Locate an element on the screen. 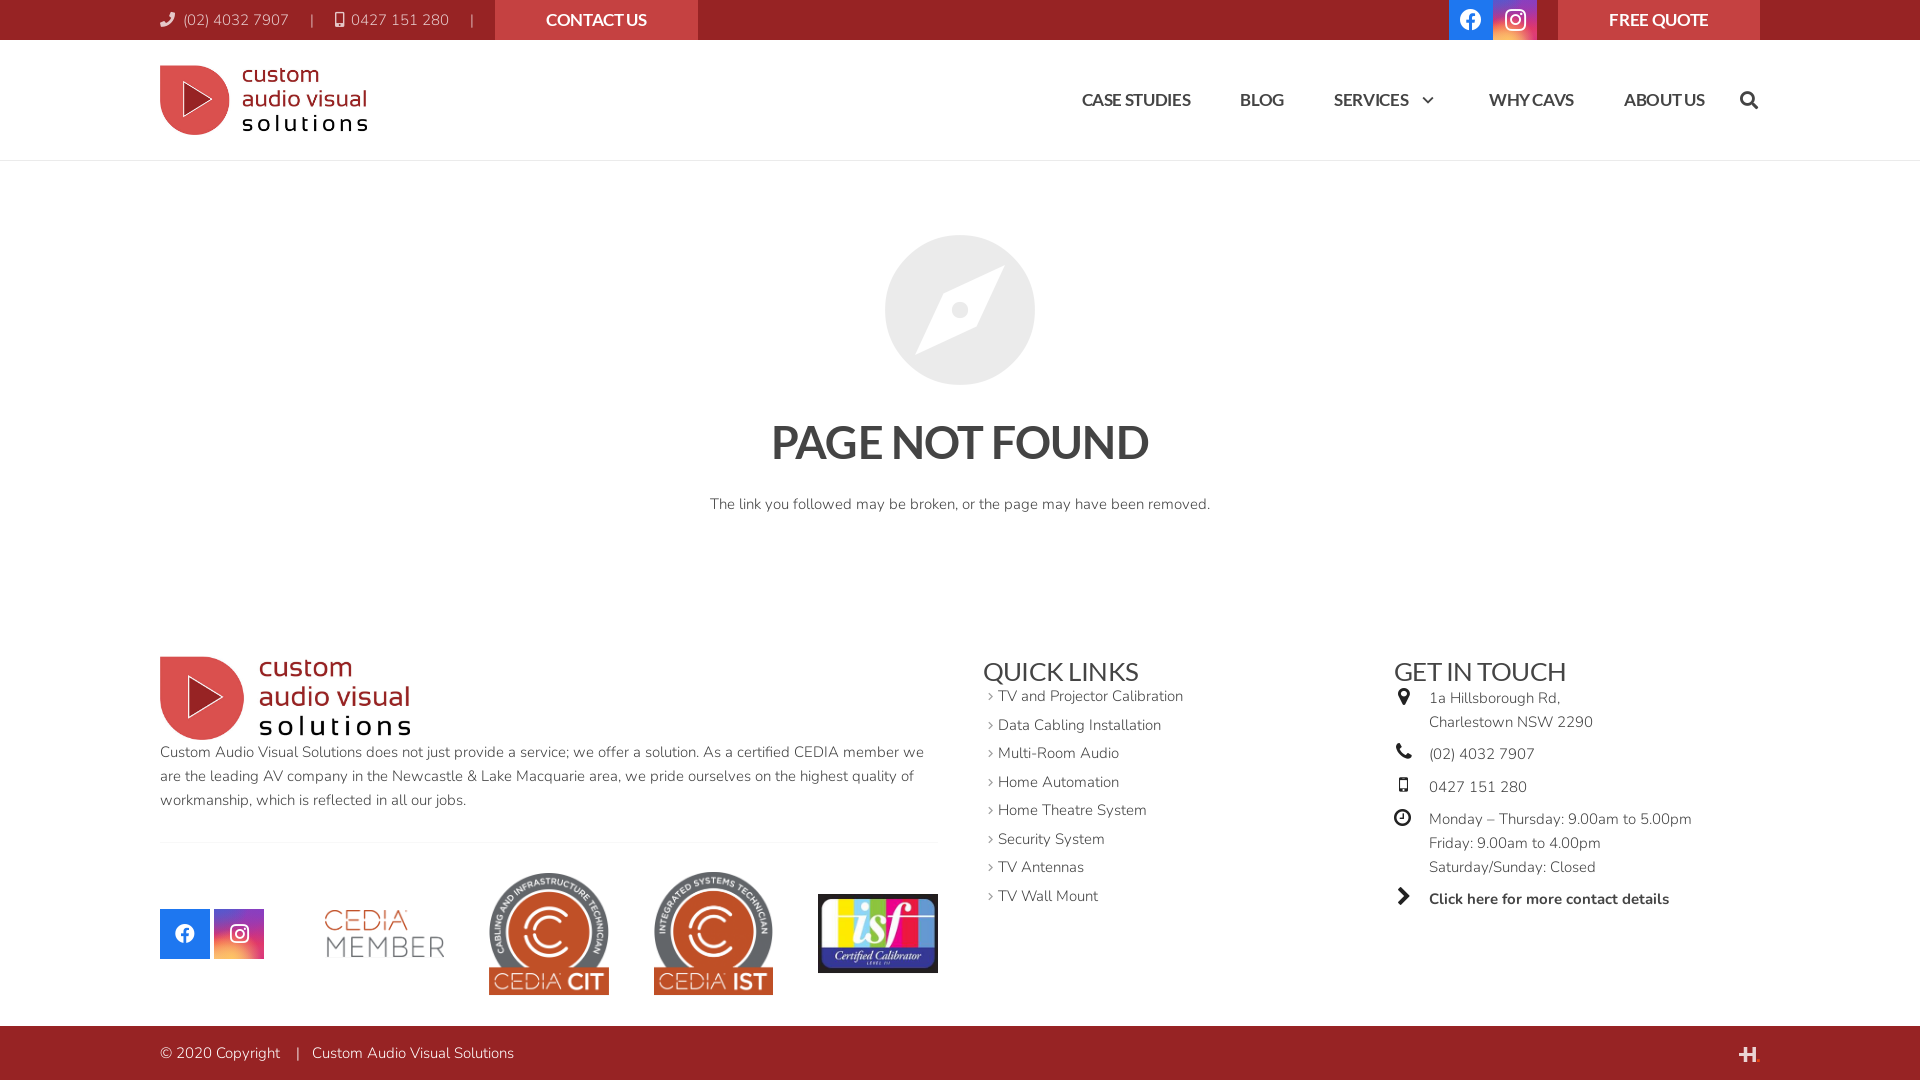  'Security System' is located at coordinates (1050, 839).